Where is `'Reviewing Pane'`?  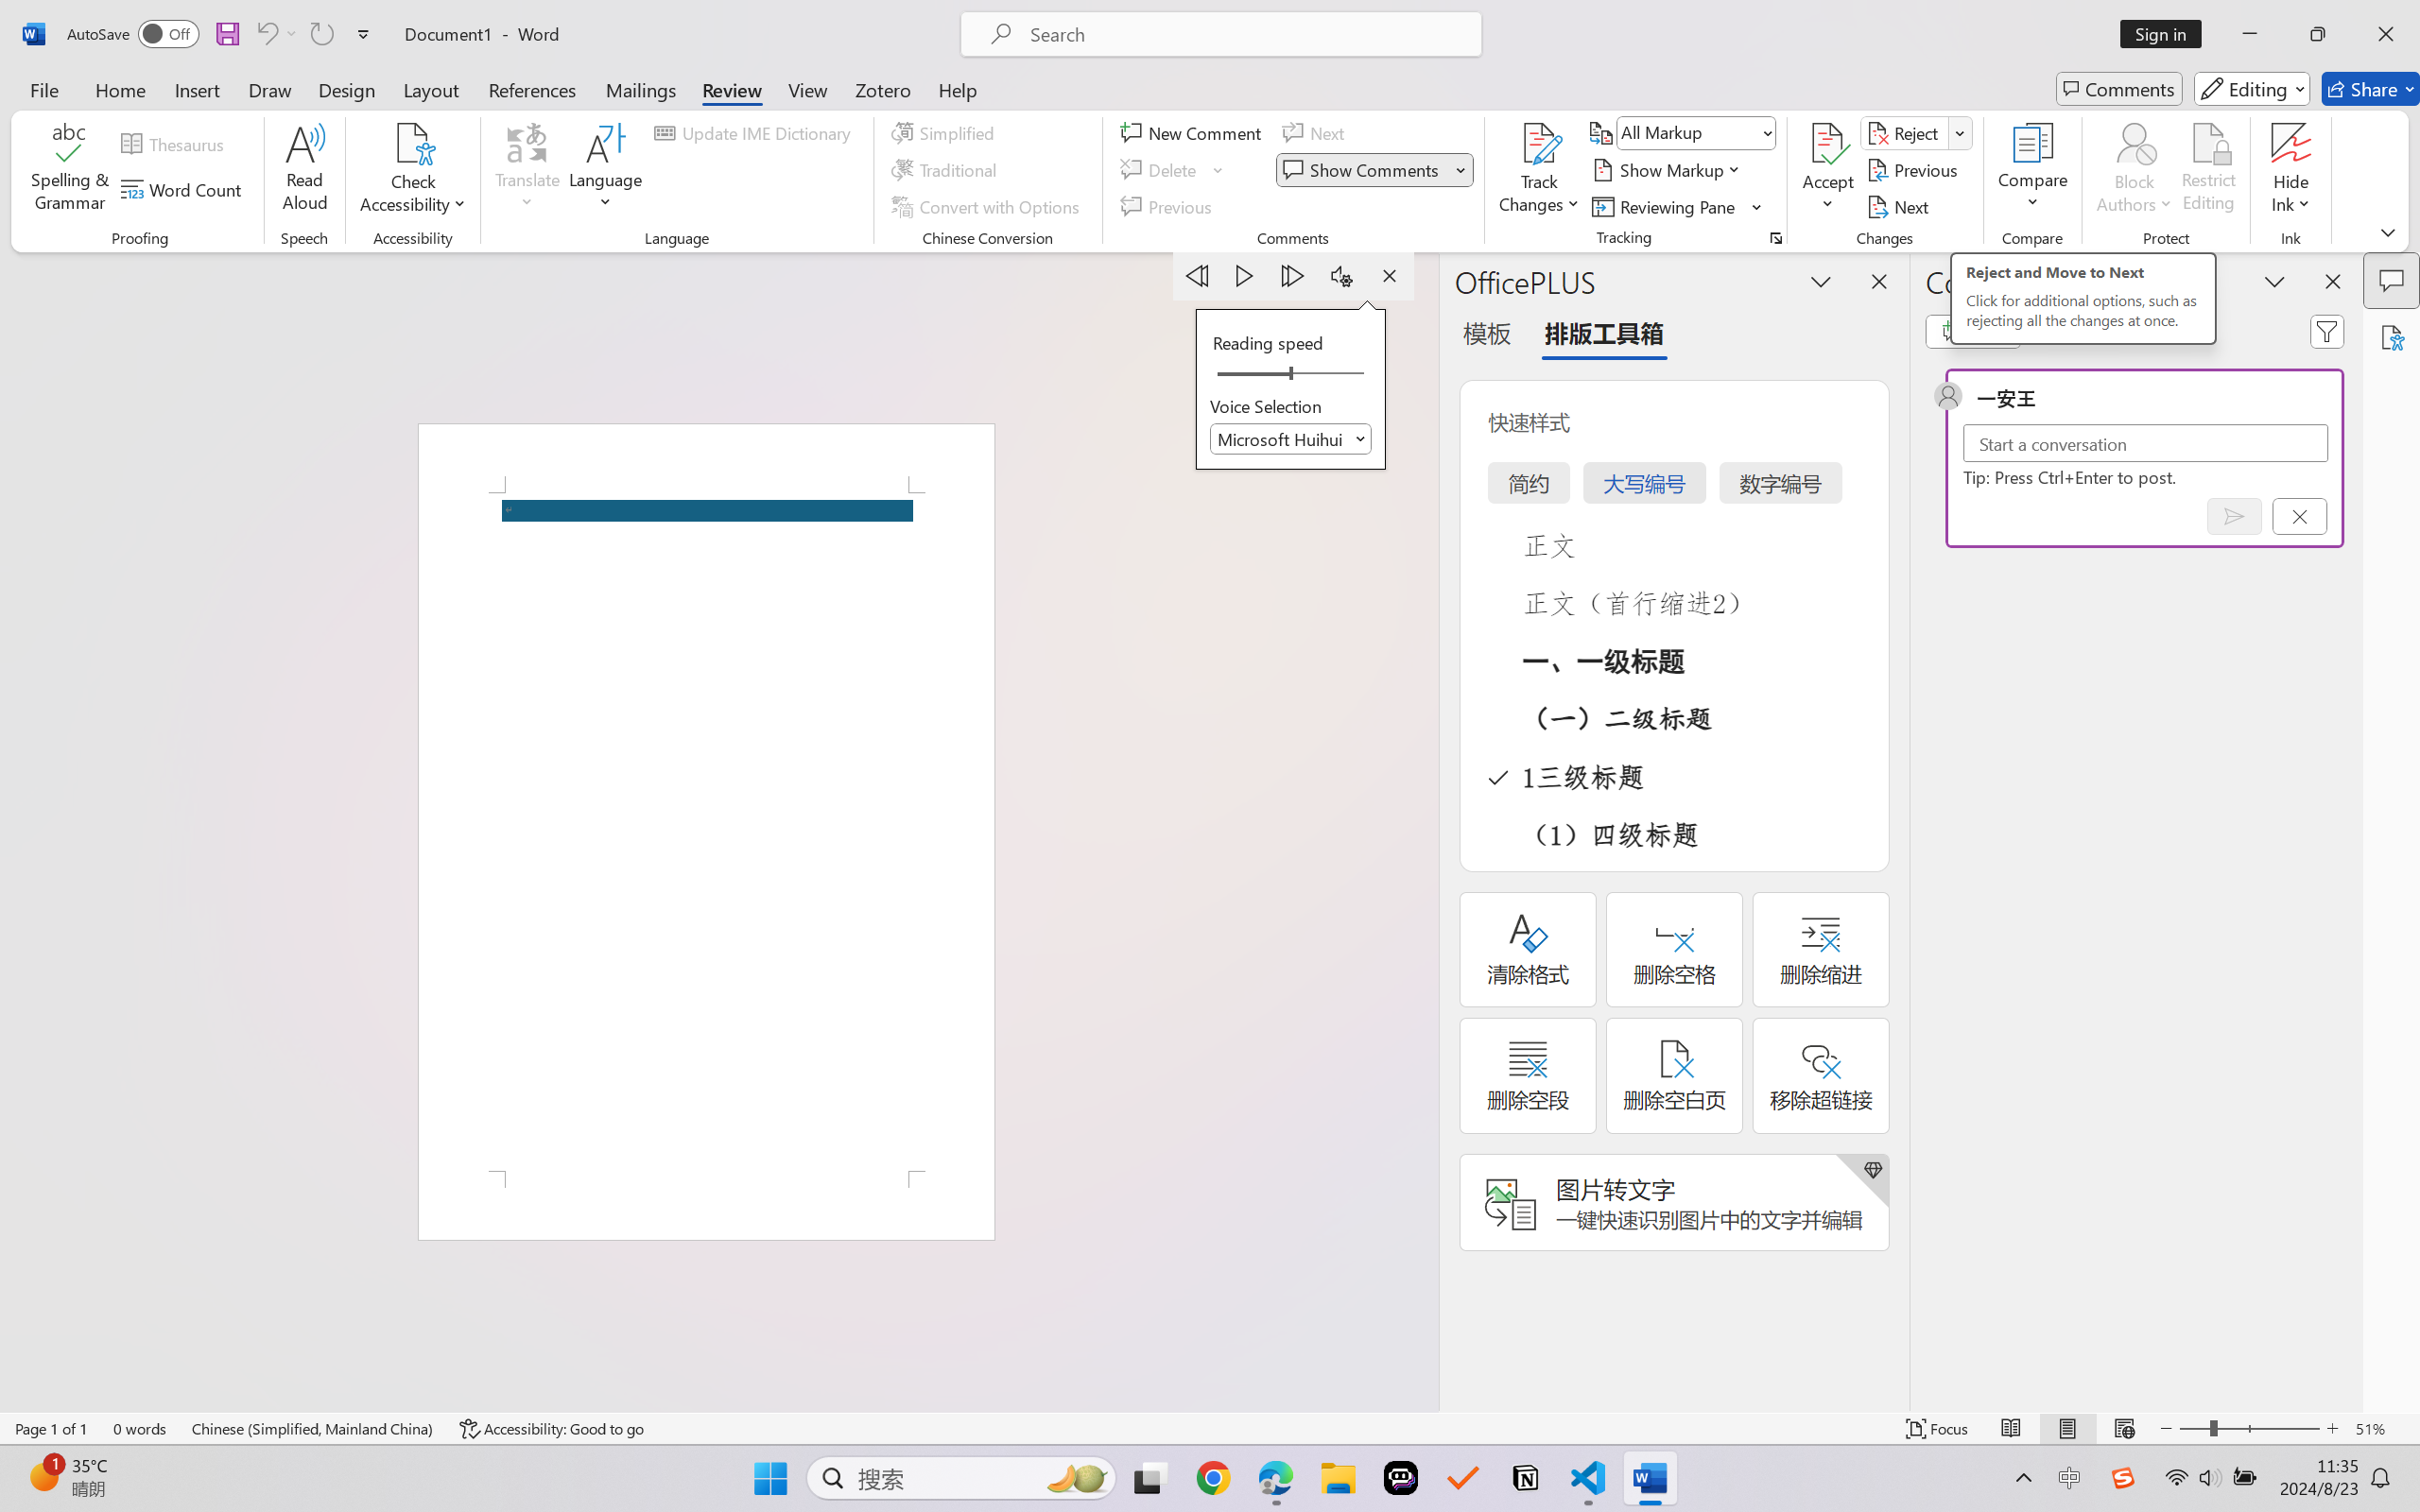
'Reviewing Pane' is located at coordinates (1665, 207).